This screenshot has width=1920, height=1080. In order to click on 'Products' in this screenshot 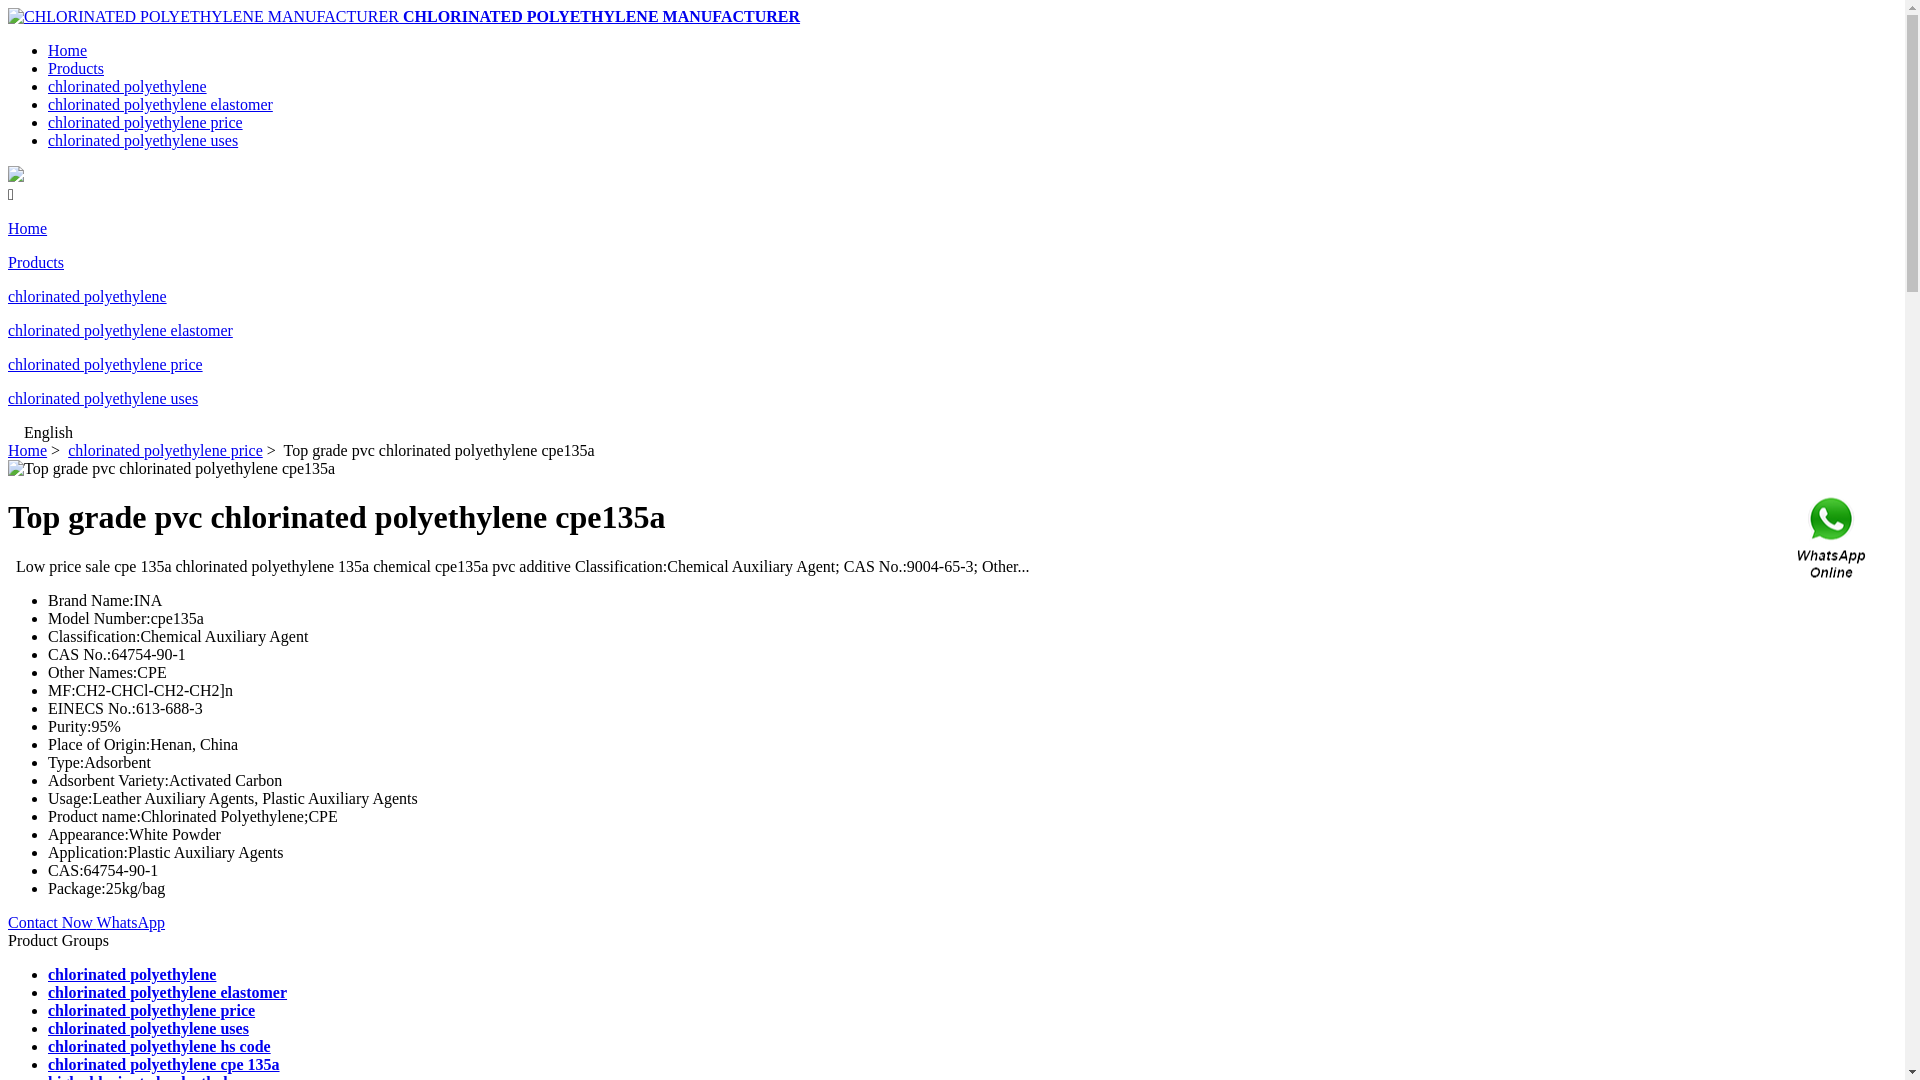, I will do `click(48, 67)`.